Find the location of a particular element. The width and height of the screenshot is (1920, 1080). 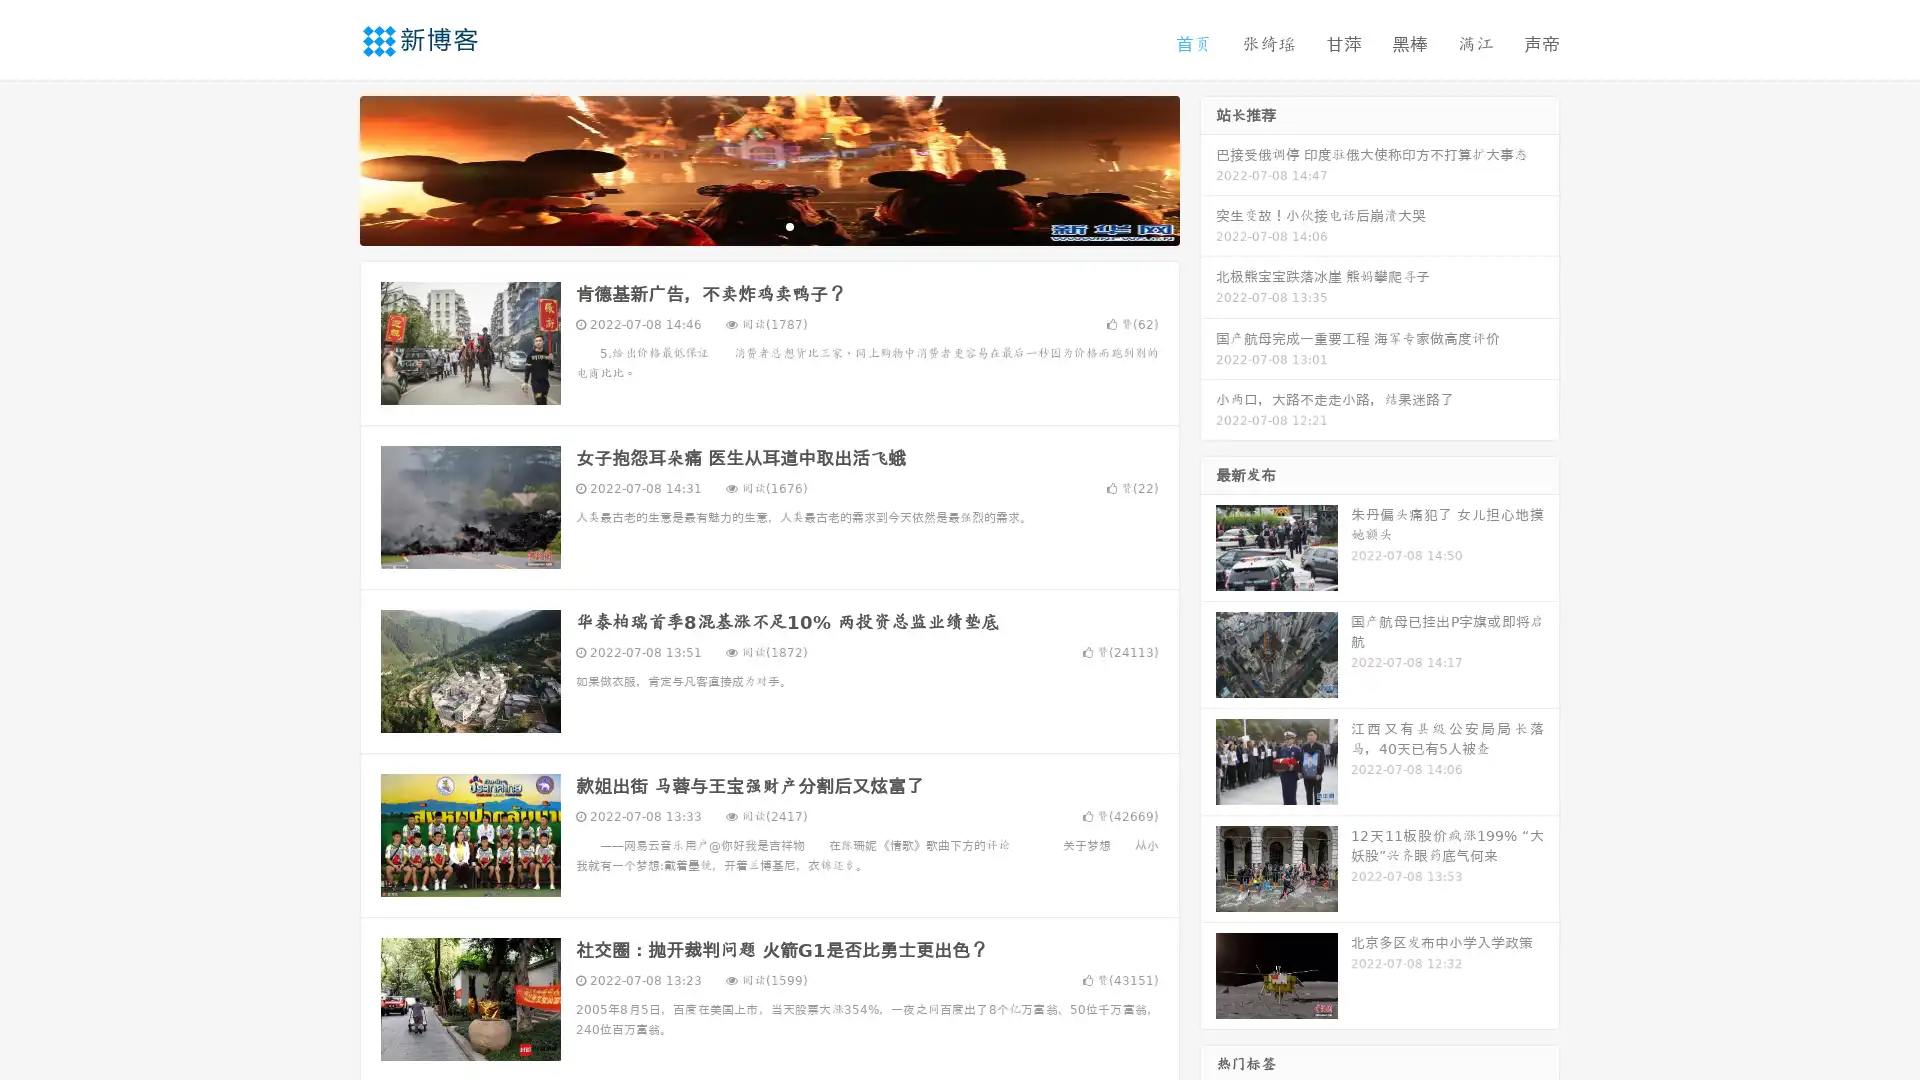

Go to slide 3 is located at coordinates (789, 225).